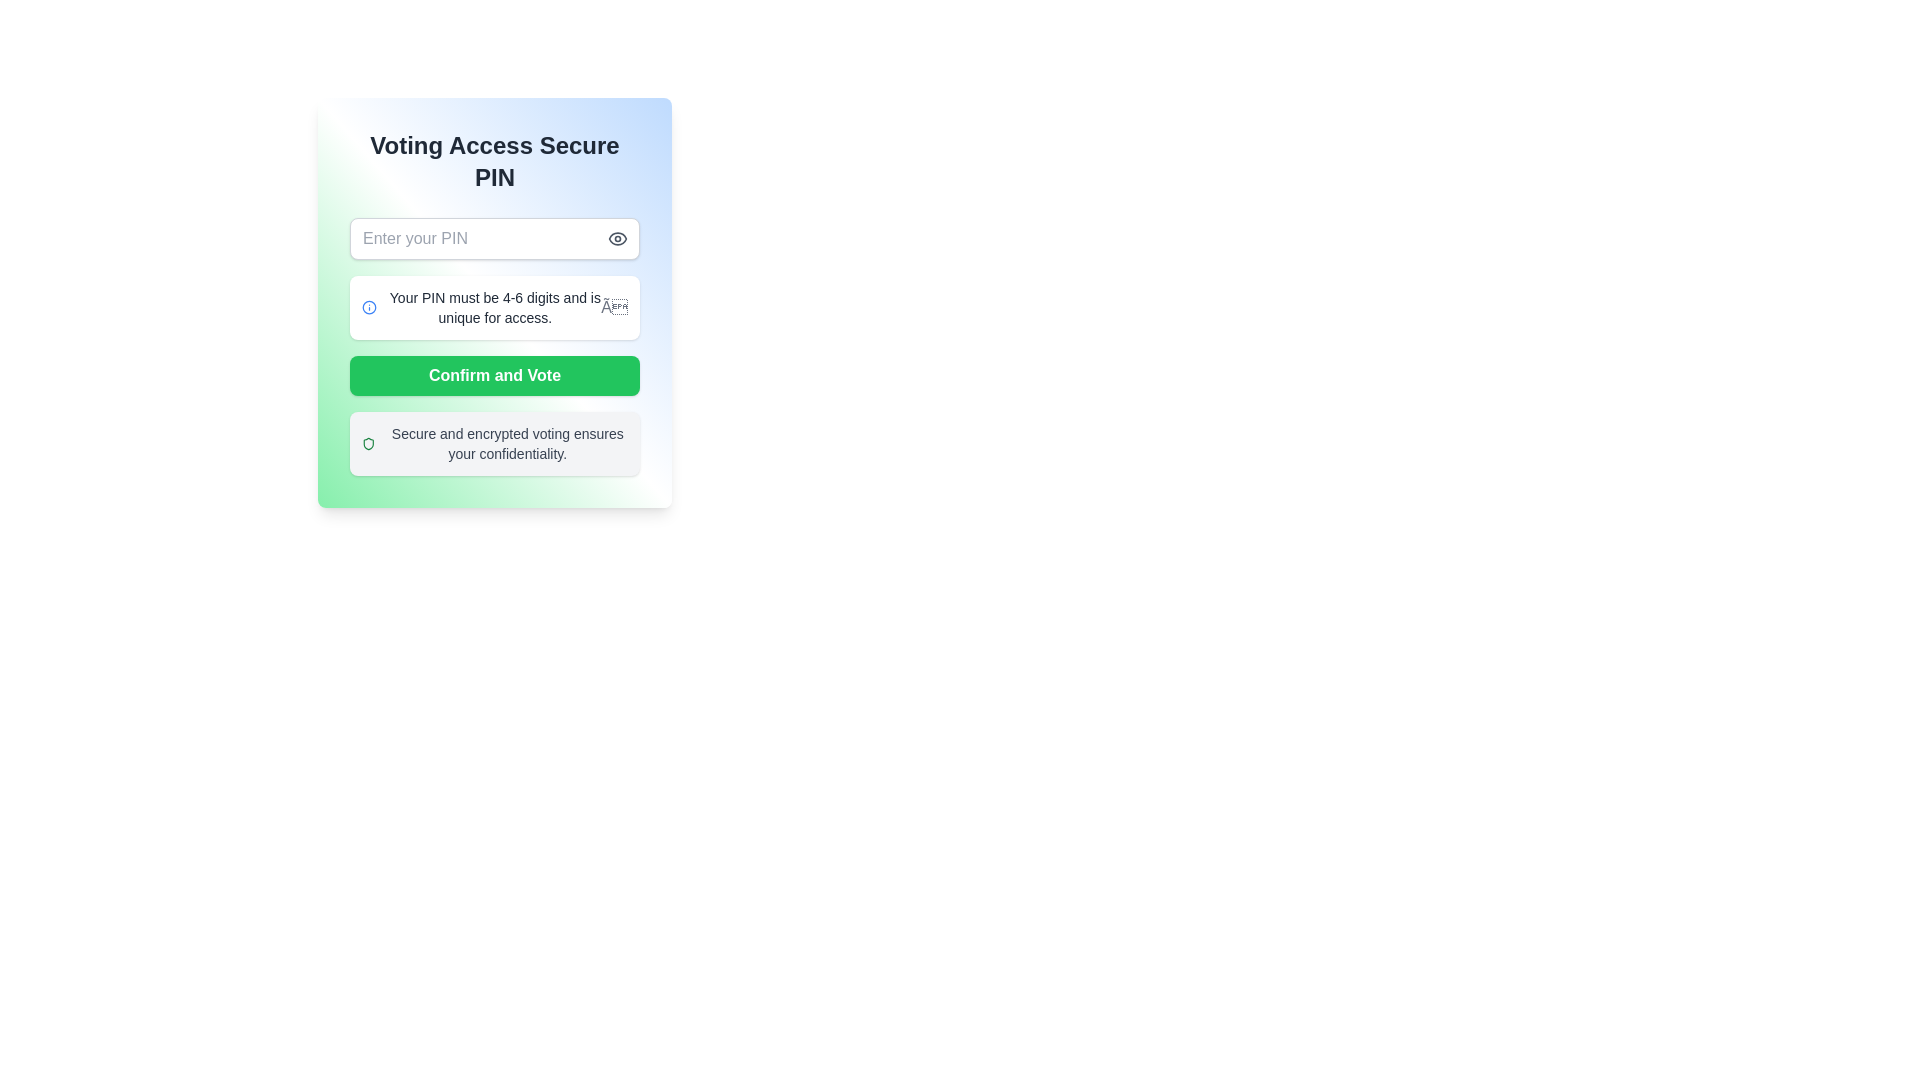 The width and height of the screenshot is (1920, 1080). Describe the element at coordinates (494, 308) in the screenshot. I see `informative text from the Notification banner located below the PIN input field and above the ‘Confirm and Vote’ button, which provides details on PIN requirements for access` at that location.